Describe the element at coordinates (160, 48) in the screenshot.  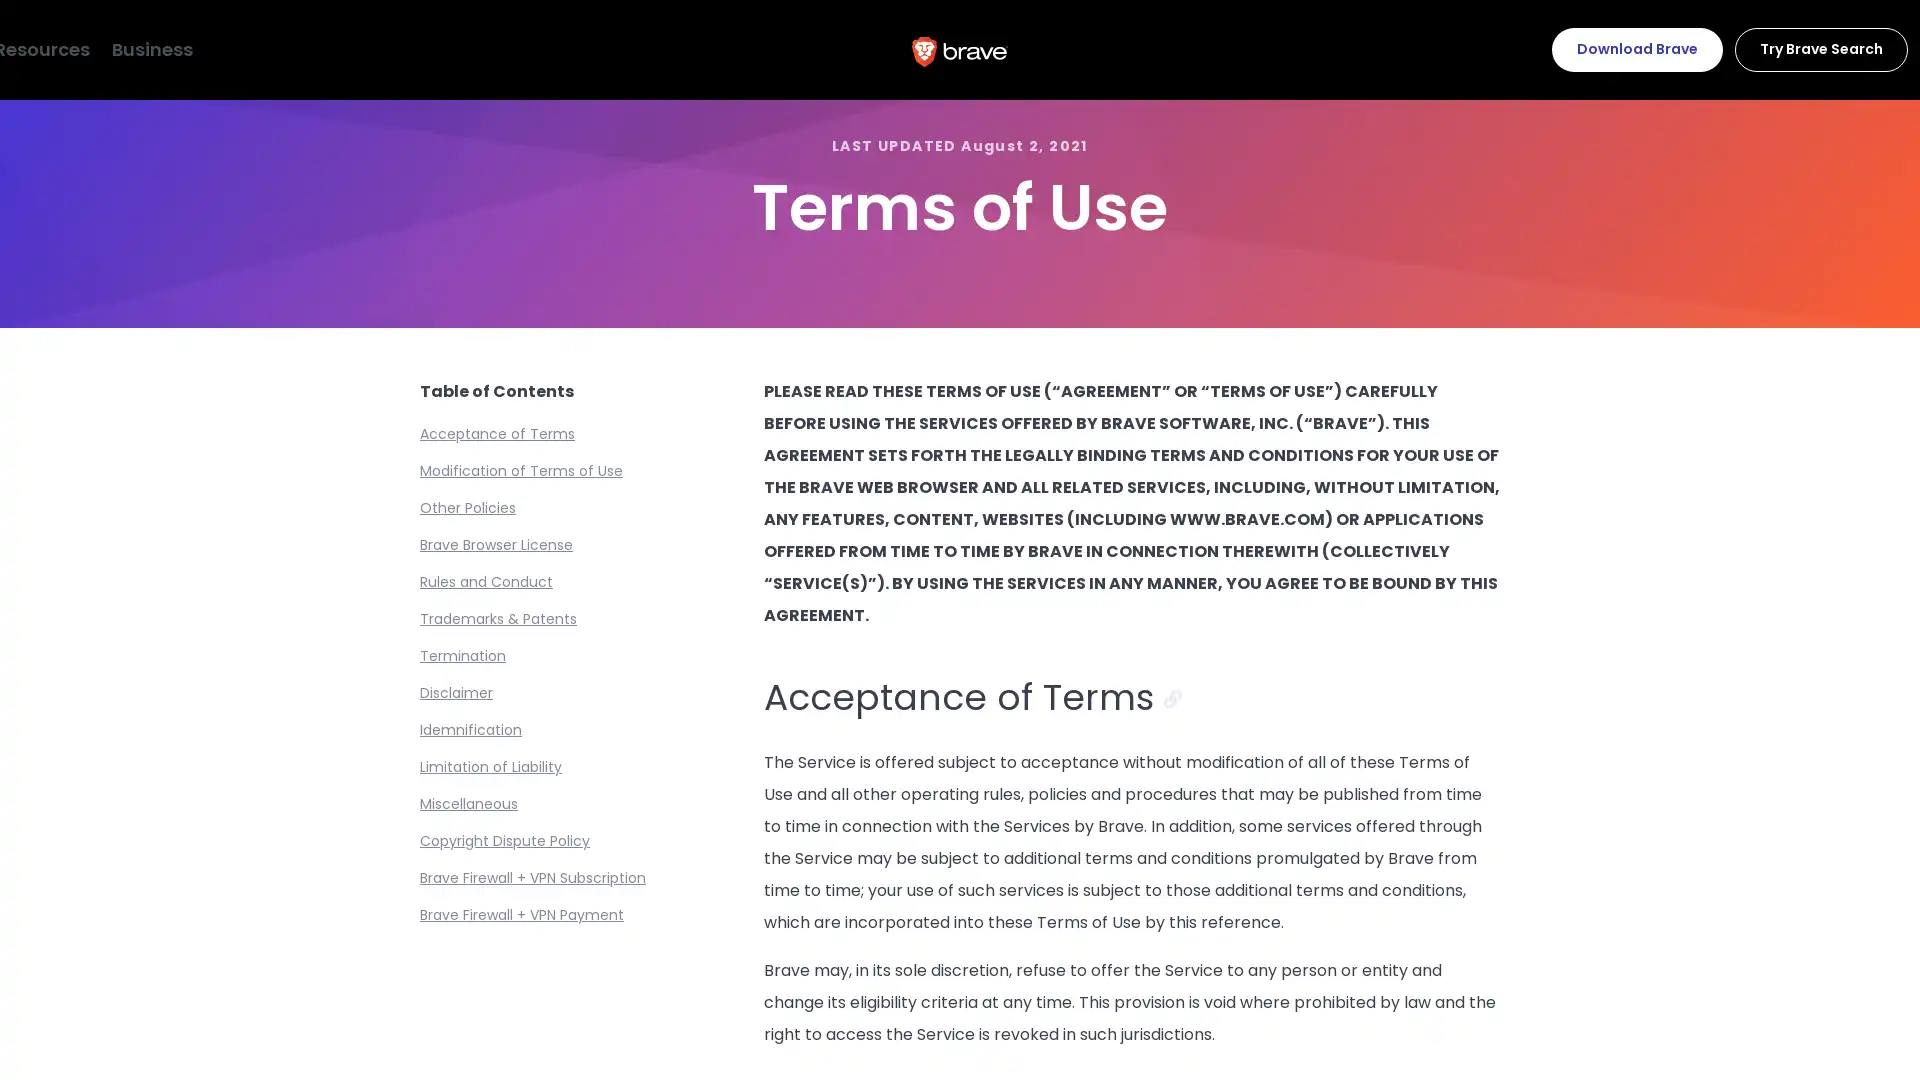
I see `Products` at that location.